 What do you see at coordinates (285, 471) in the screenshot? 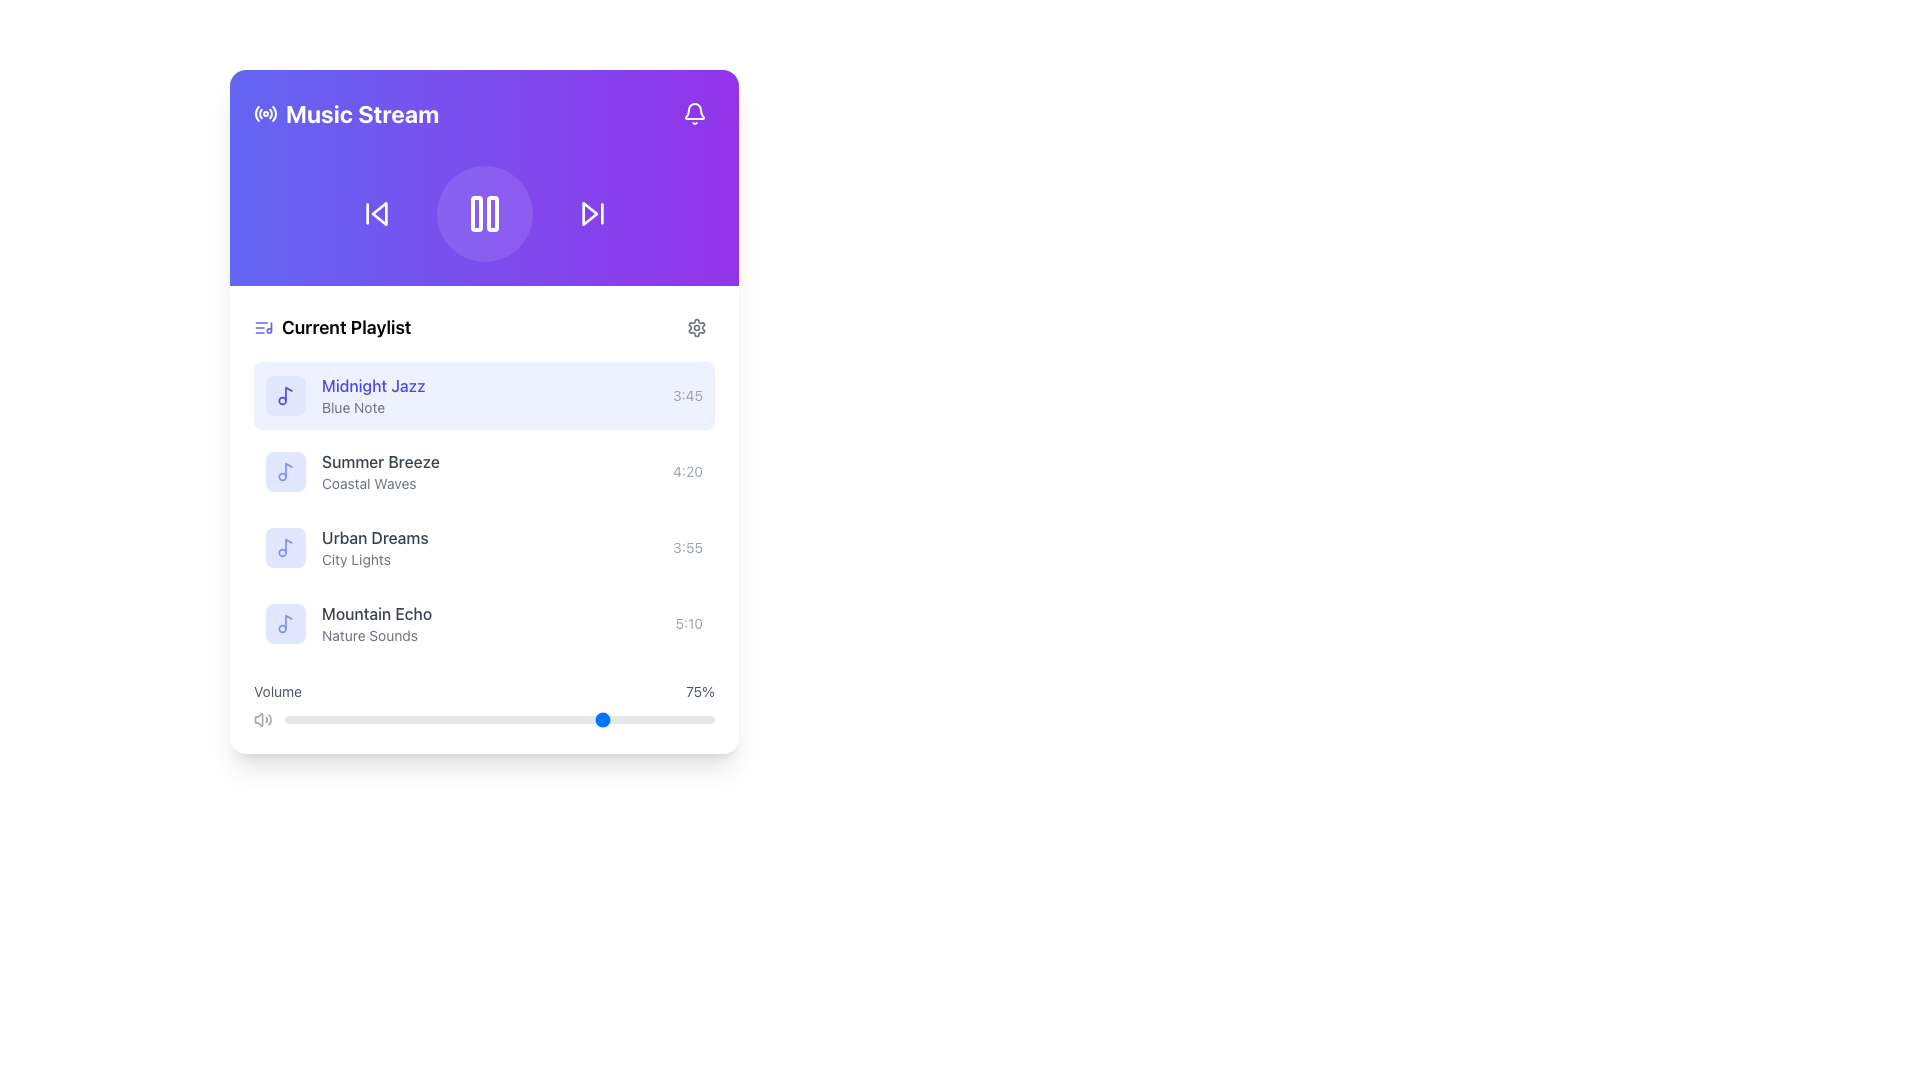
I see `the circular music note icon with an indigo background located on the left side of the 'Summer Breeze' list item` at bounding box center [285, 471].